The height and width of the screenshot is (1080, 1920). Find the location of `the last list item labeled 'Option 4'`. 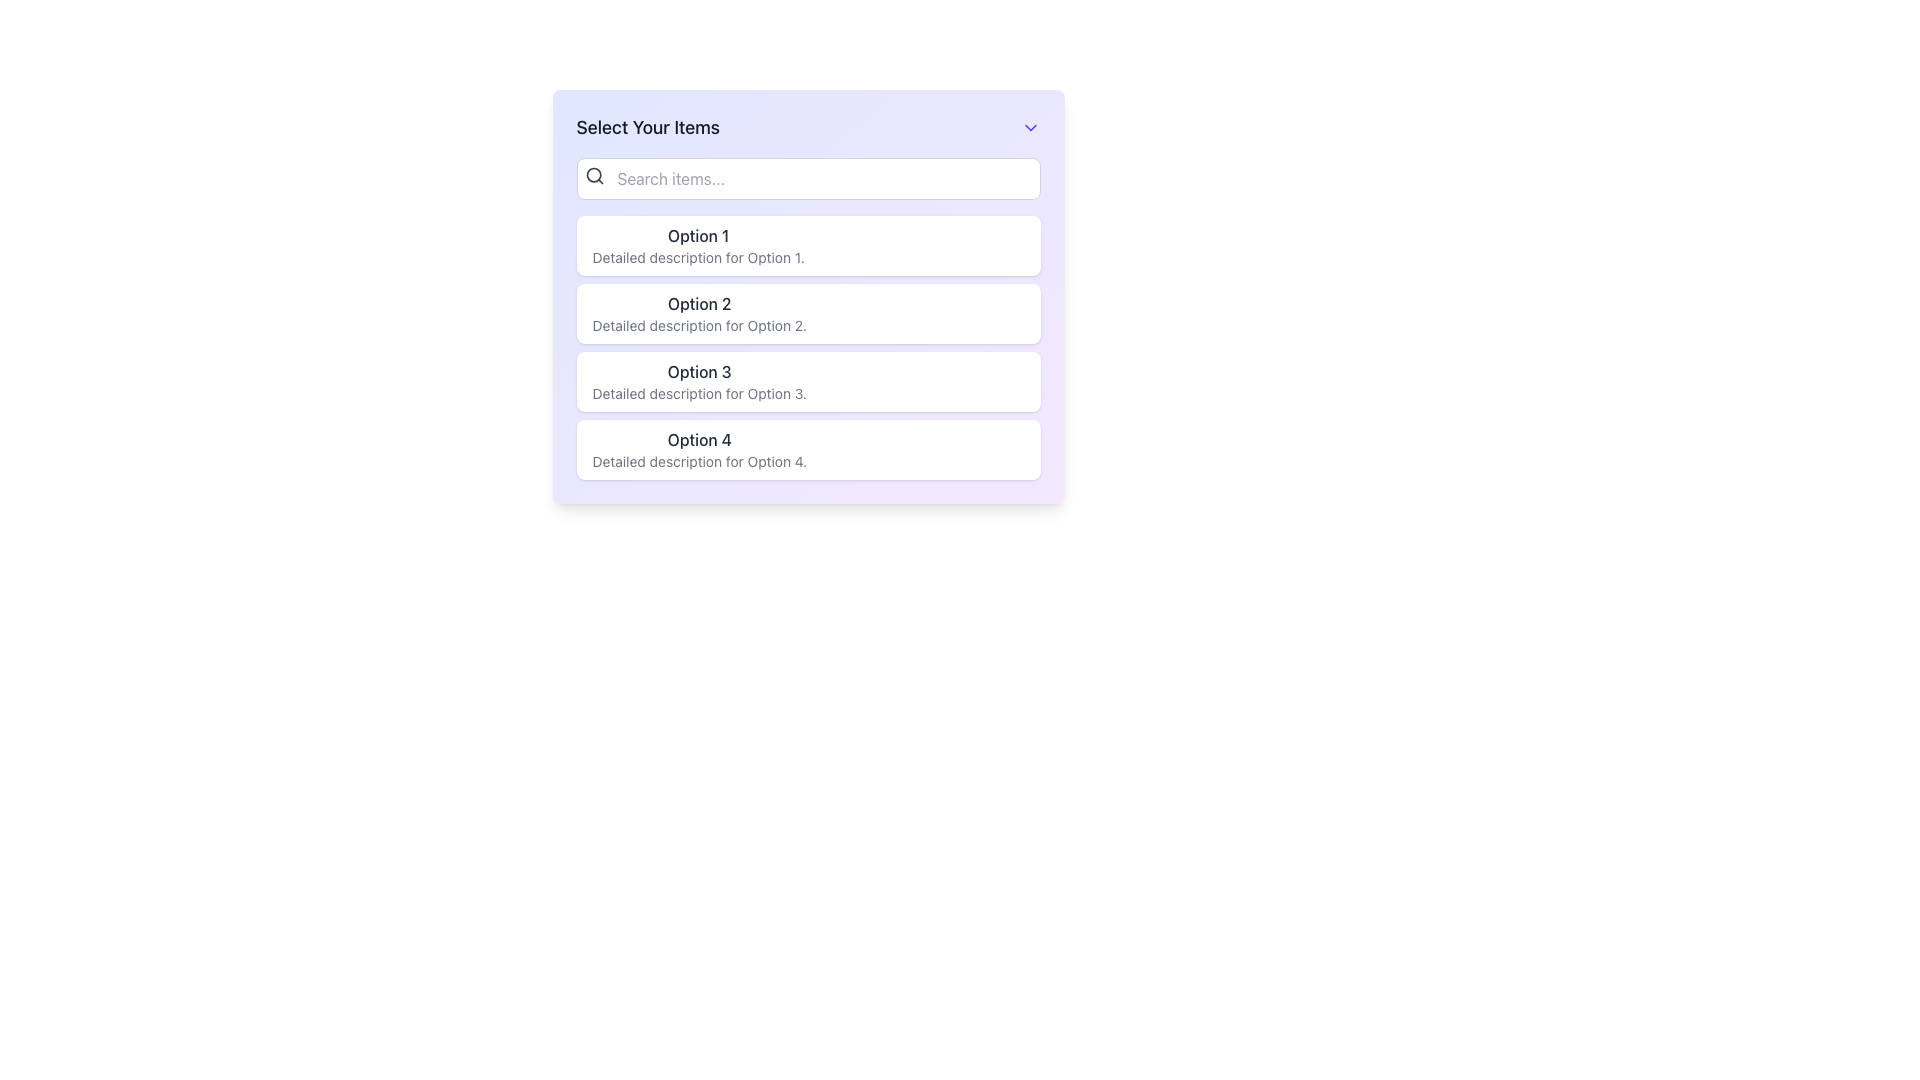

the last list item labeled 'Option 4' is located at coordinates (699, 450).